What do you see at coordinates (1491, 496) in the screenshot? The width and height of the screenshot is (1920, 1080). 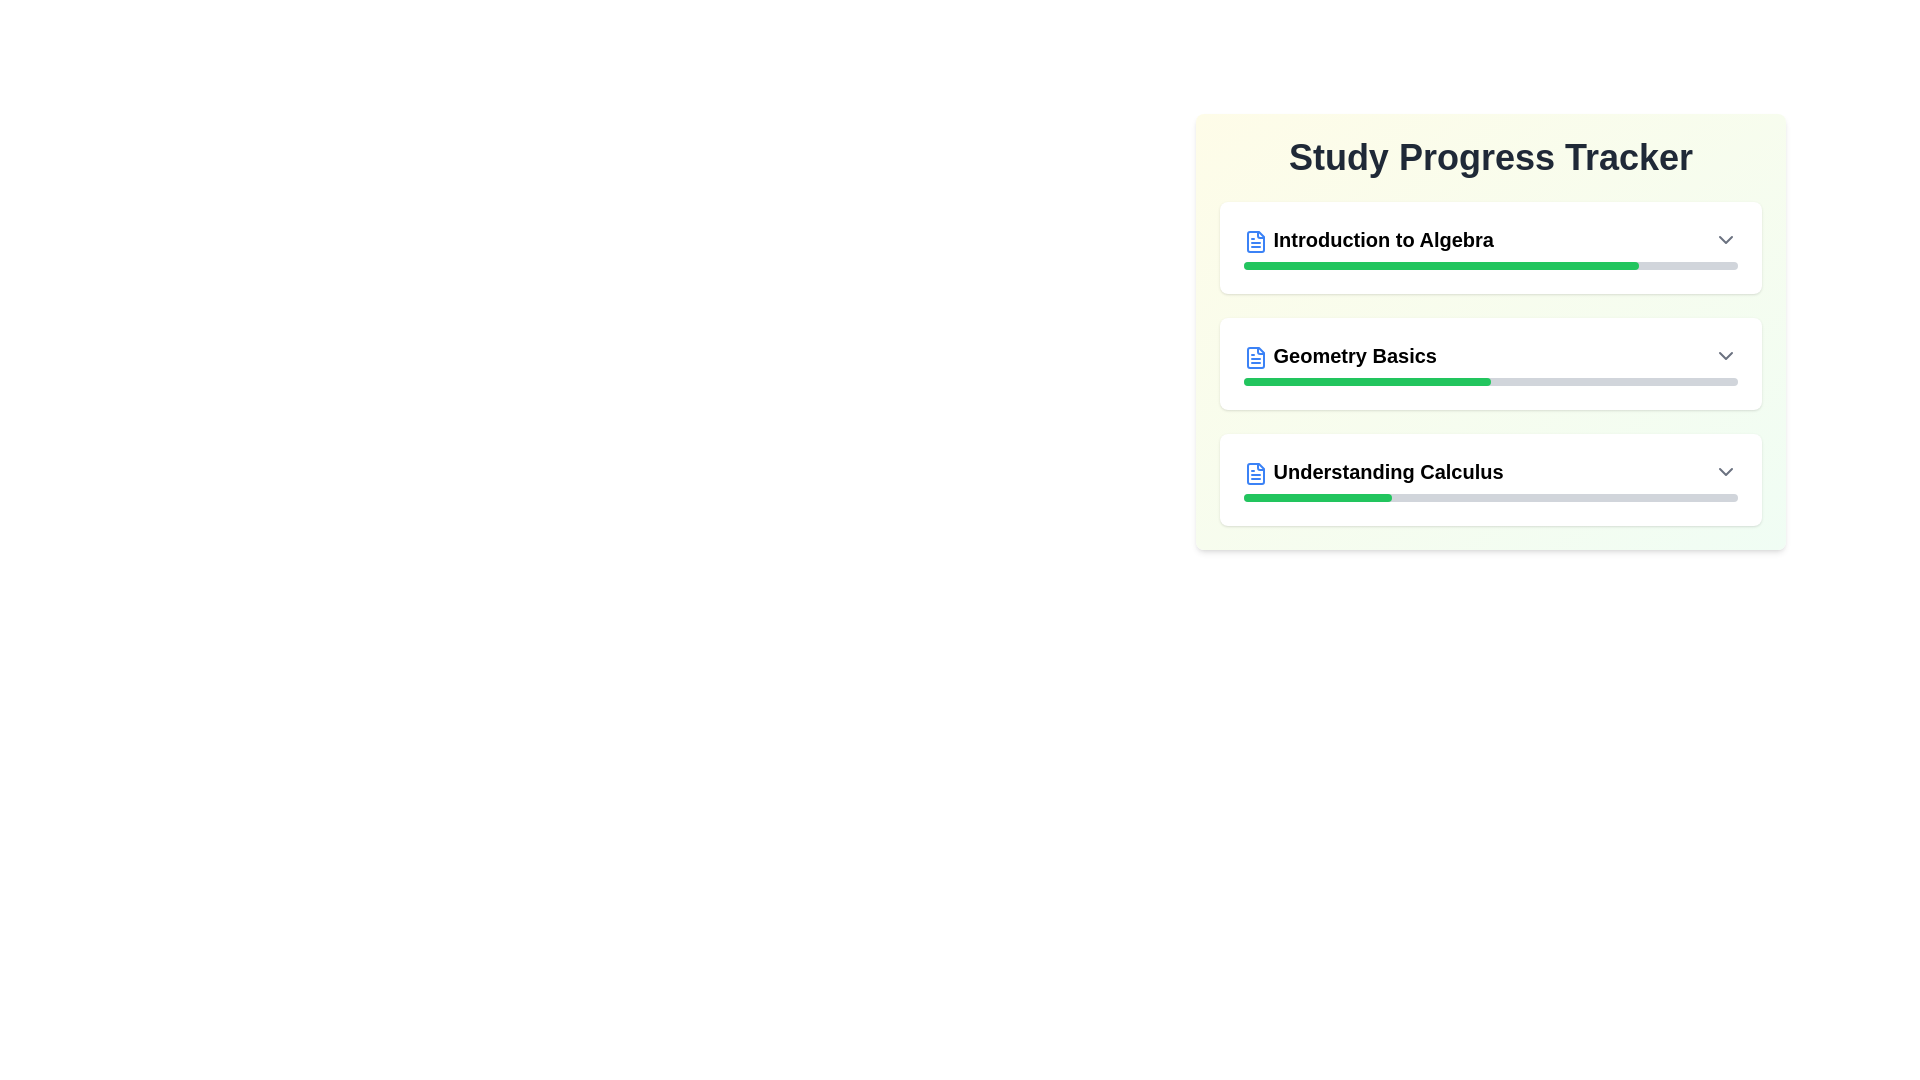 I see `the progress bar indicating 30% completion for the 'Understanding Calculus' module under the 'Study Progress Tracker'` at bounding box center [1491, 496].